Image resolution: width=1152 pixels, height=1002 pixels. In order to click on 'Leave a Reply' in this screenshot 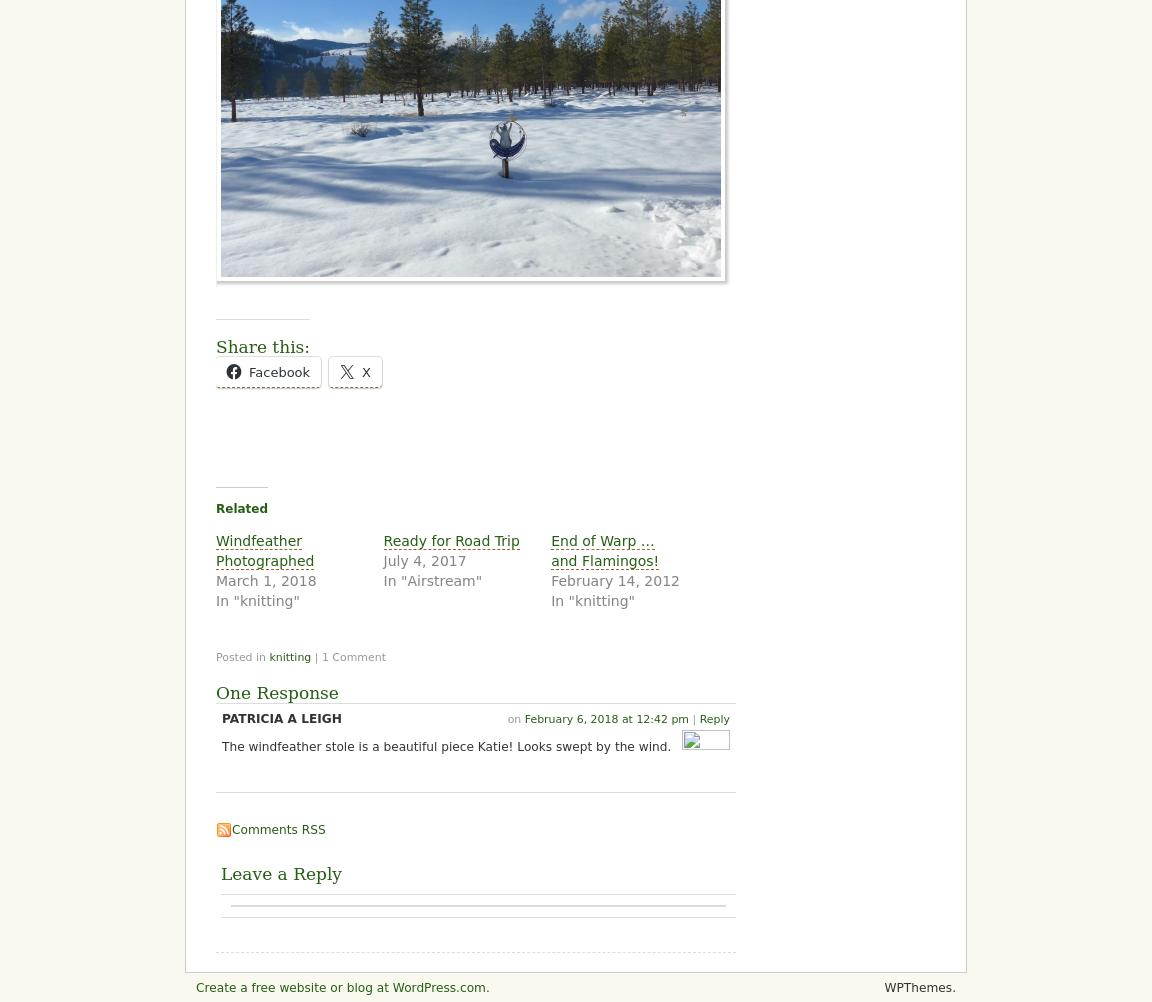, I will do `click(281, 873)`.